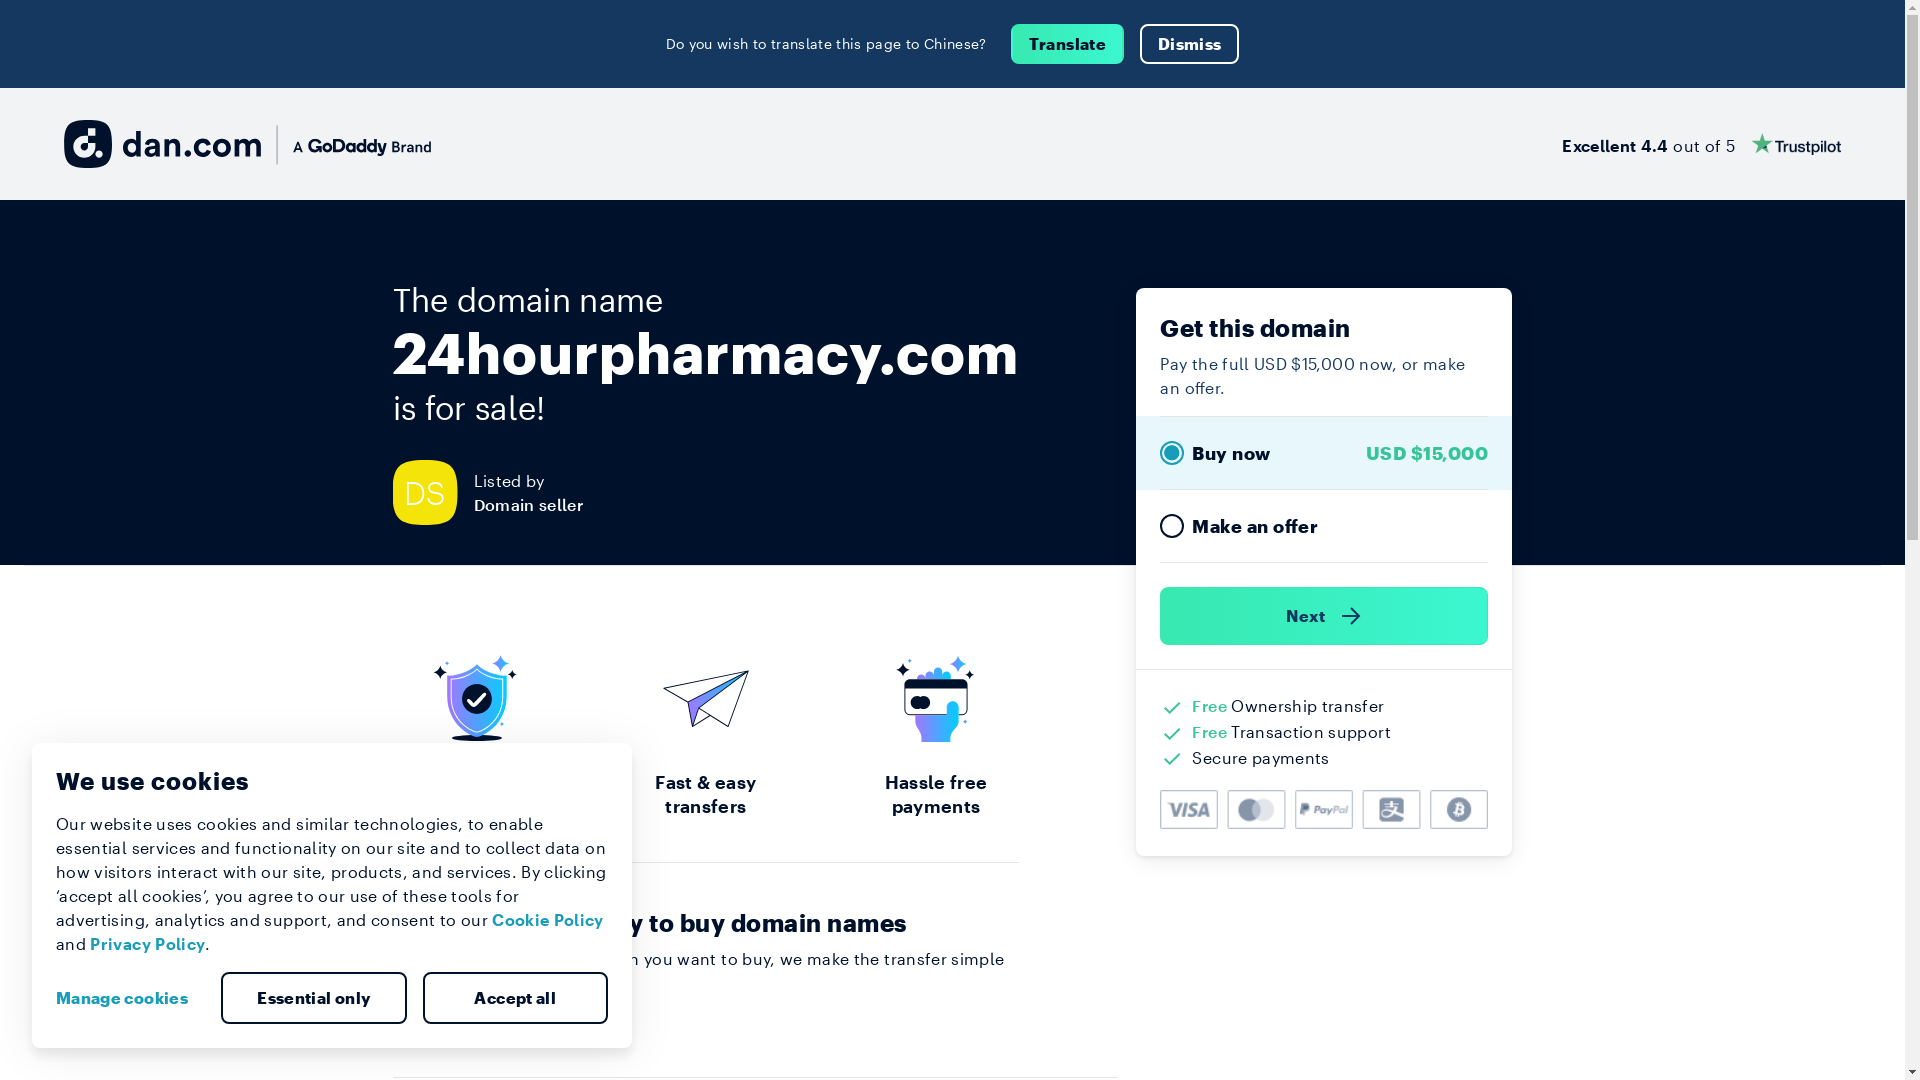 This screenshot has height=1080, width=1920. Describe the element at coordinates (89, 943) in the screenshot. I see `'Privacy Policy'` at that location.